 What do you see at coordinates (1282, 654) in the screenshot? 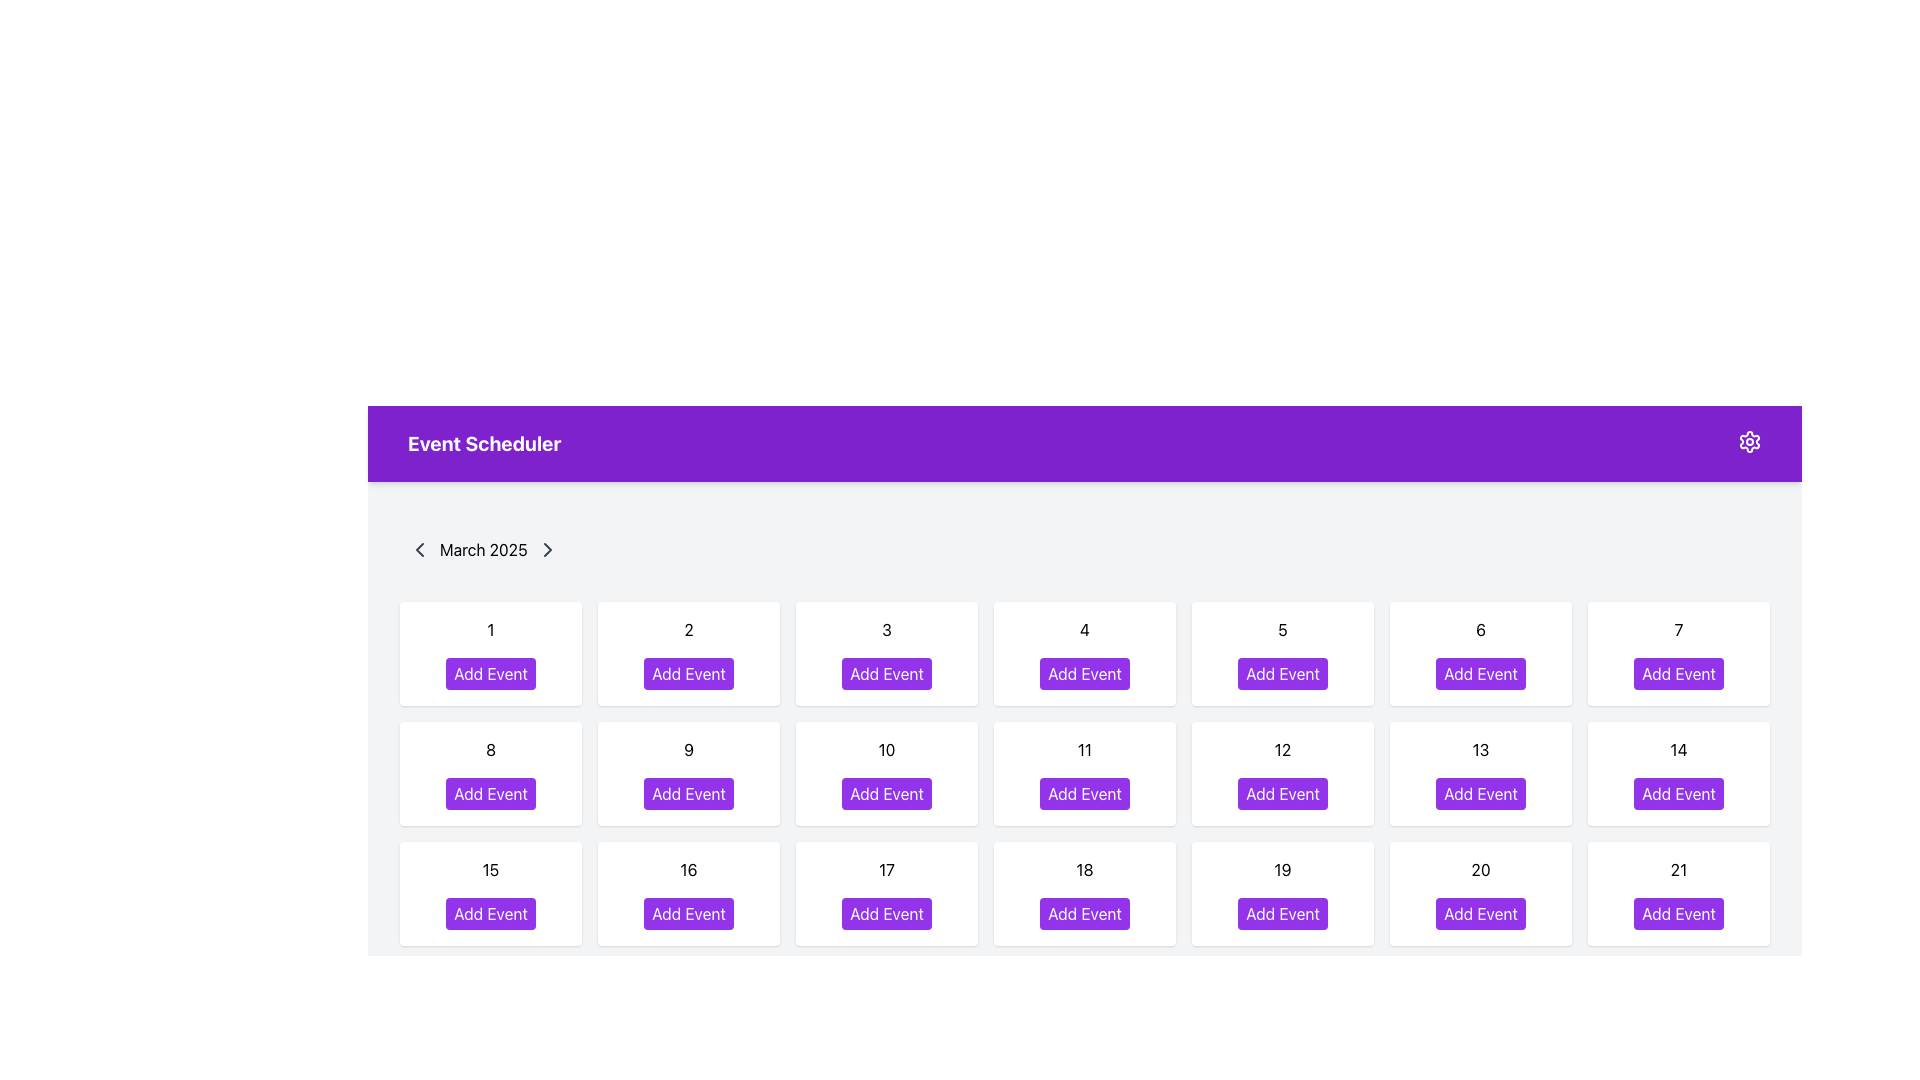
I see `the 'Add Event' button within the Interactive Button with Context (Day Selector and Add Event Button) that displays the number '5' and has a purple background` at bounding box center [1282, 654].